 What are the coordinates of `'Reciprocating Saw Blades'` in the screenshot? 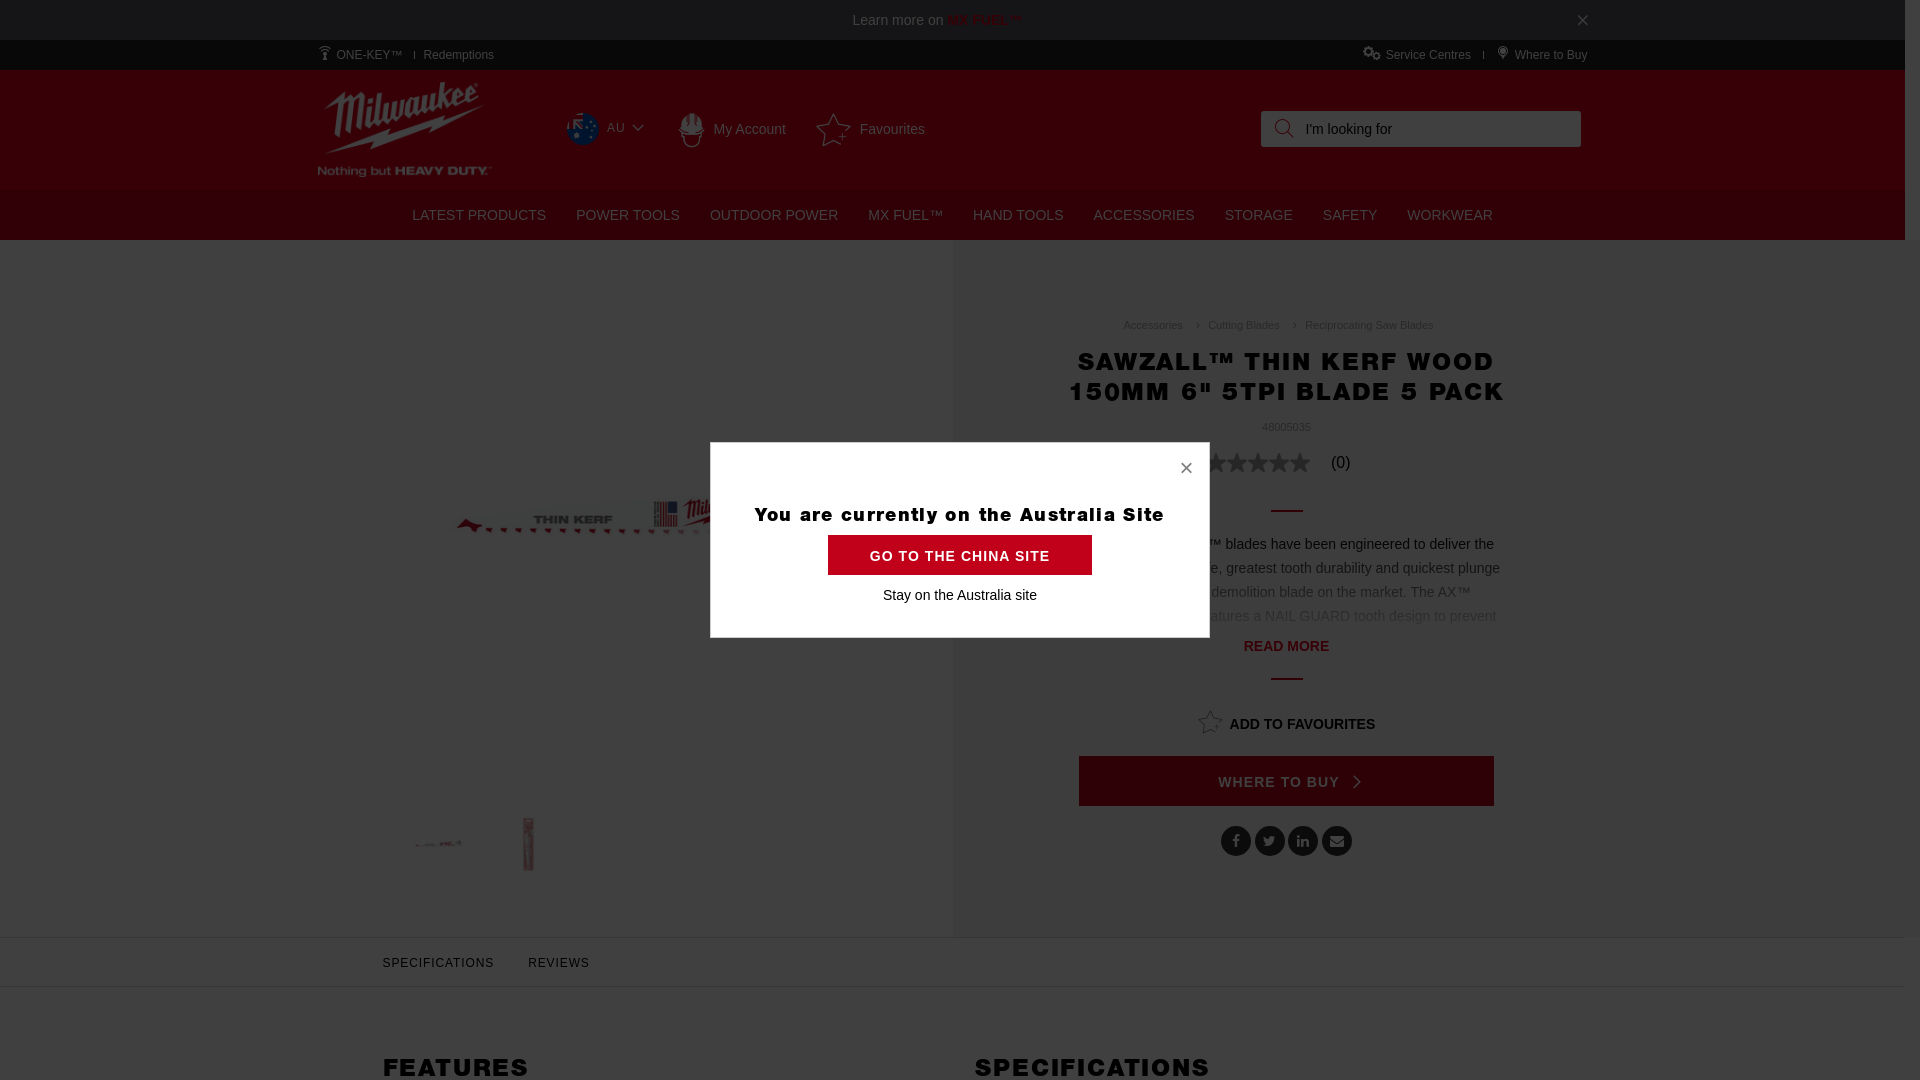 It's located at (1367, 323).